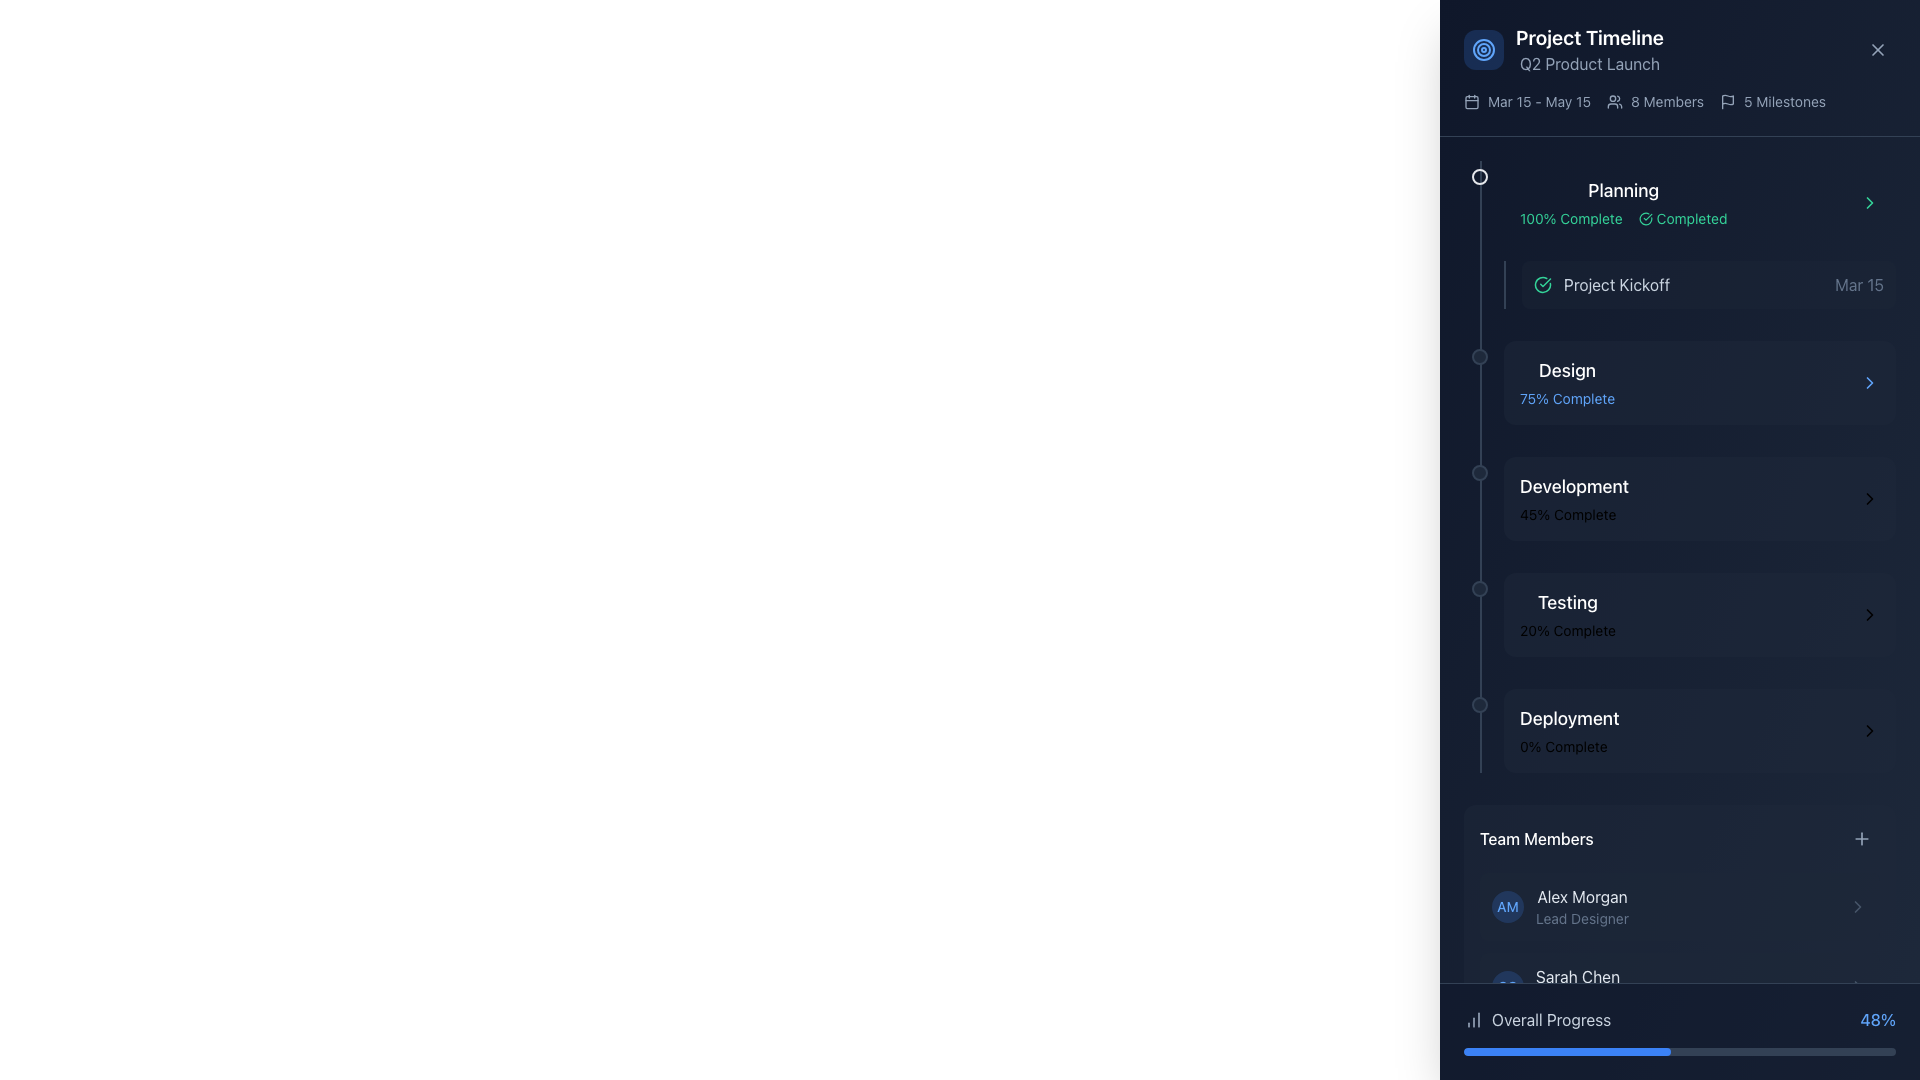 Image resolution: width=1920 pixels, height=1080 pixels. Describe the element at coordinates (1574, 1055) in the screenshot. I see `the text label displaying 'Mike Ross' in light gray font color, located in the team members section` at that location.